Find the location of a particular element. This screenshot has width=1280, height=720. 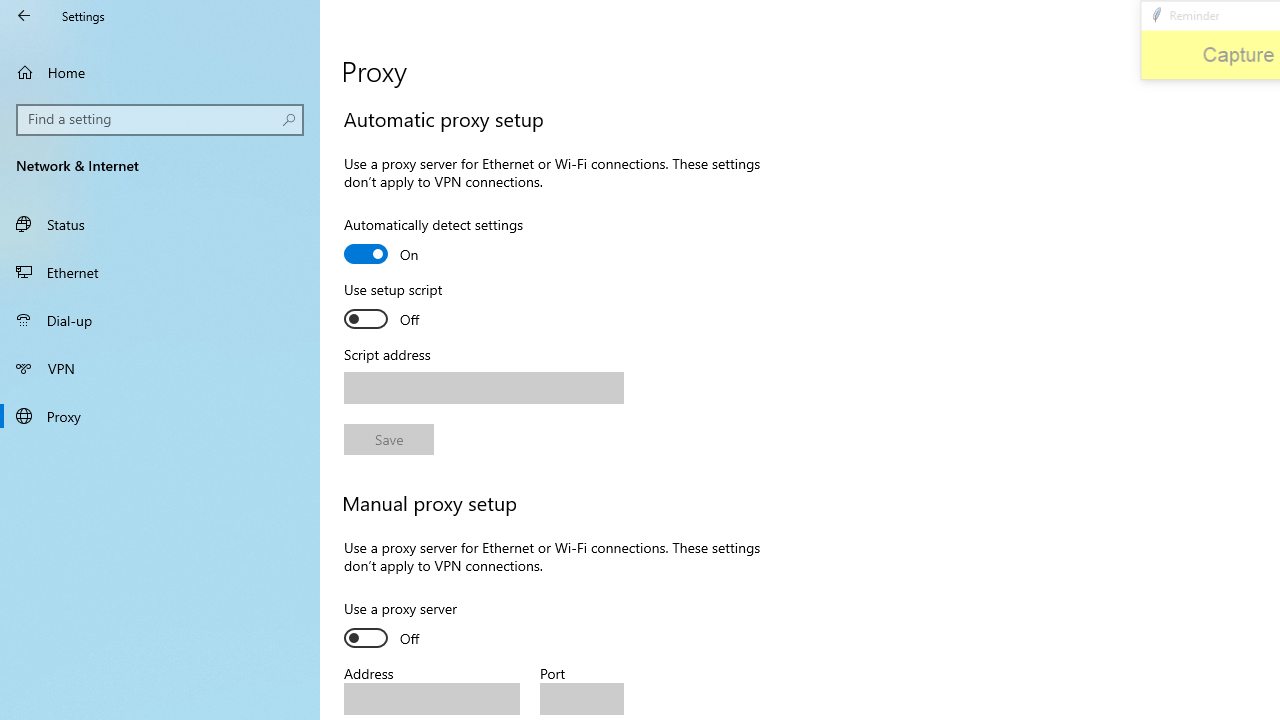

'Save' is located at coordinates (389, 438).